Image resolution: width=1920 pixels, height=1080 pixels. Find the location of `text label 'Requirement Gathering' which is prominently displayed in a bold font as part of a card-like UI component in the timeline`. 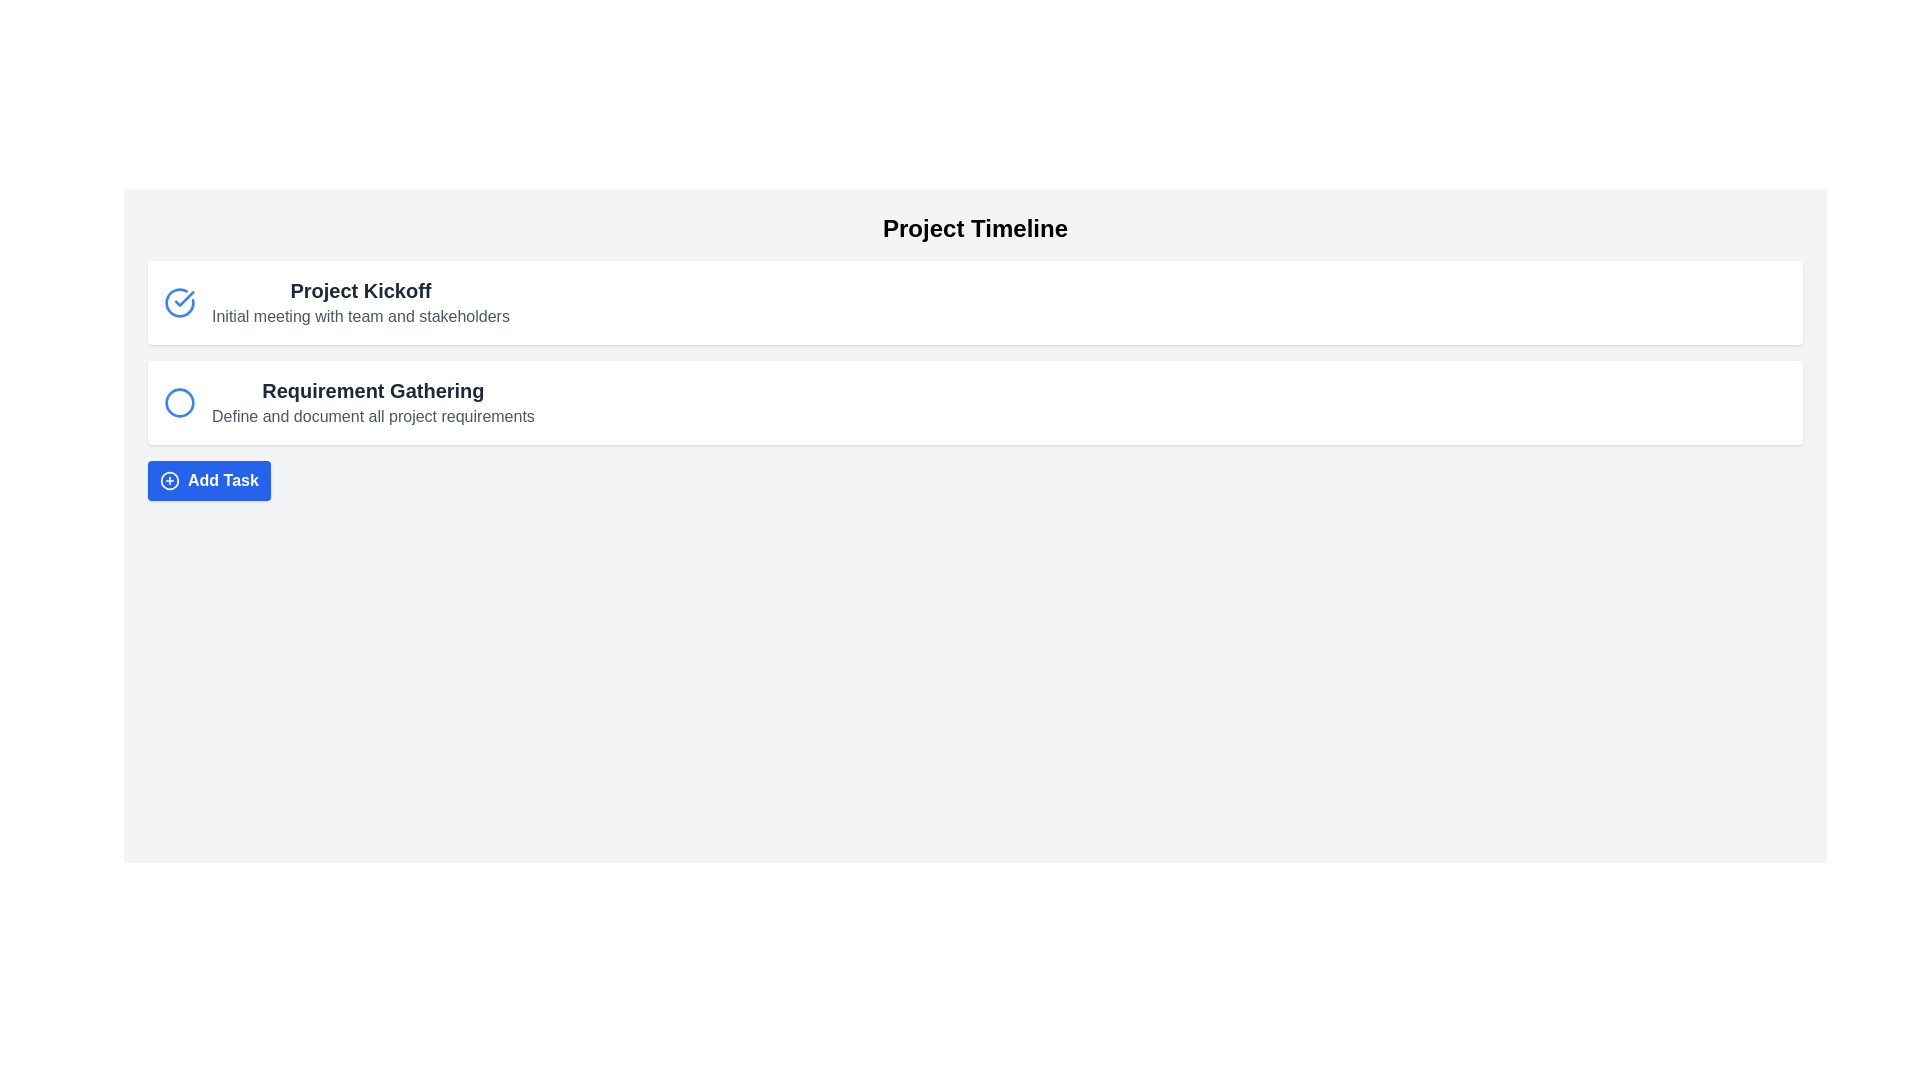

text label 'Requirement Gathering' which is prominently displayed in a bold font as part of a card-like UI component in the timeline is located at coordinates (373, 390).